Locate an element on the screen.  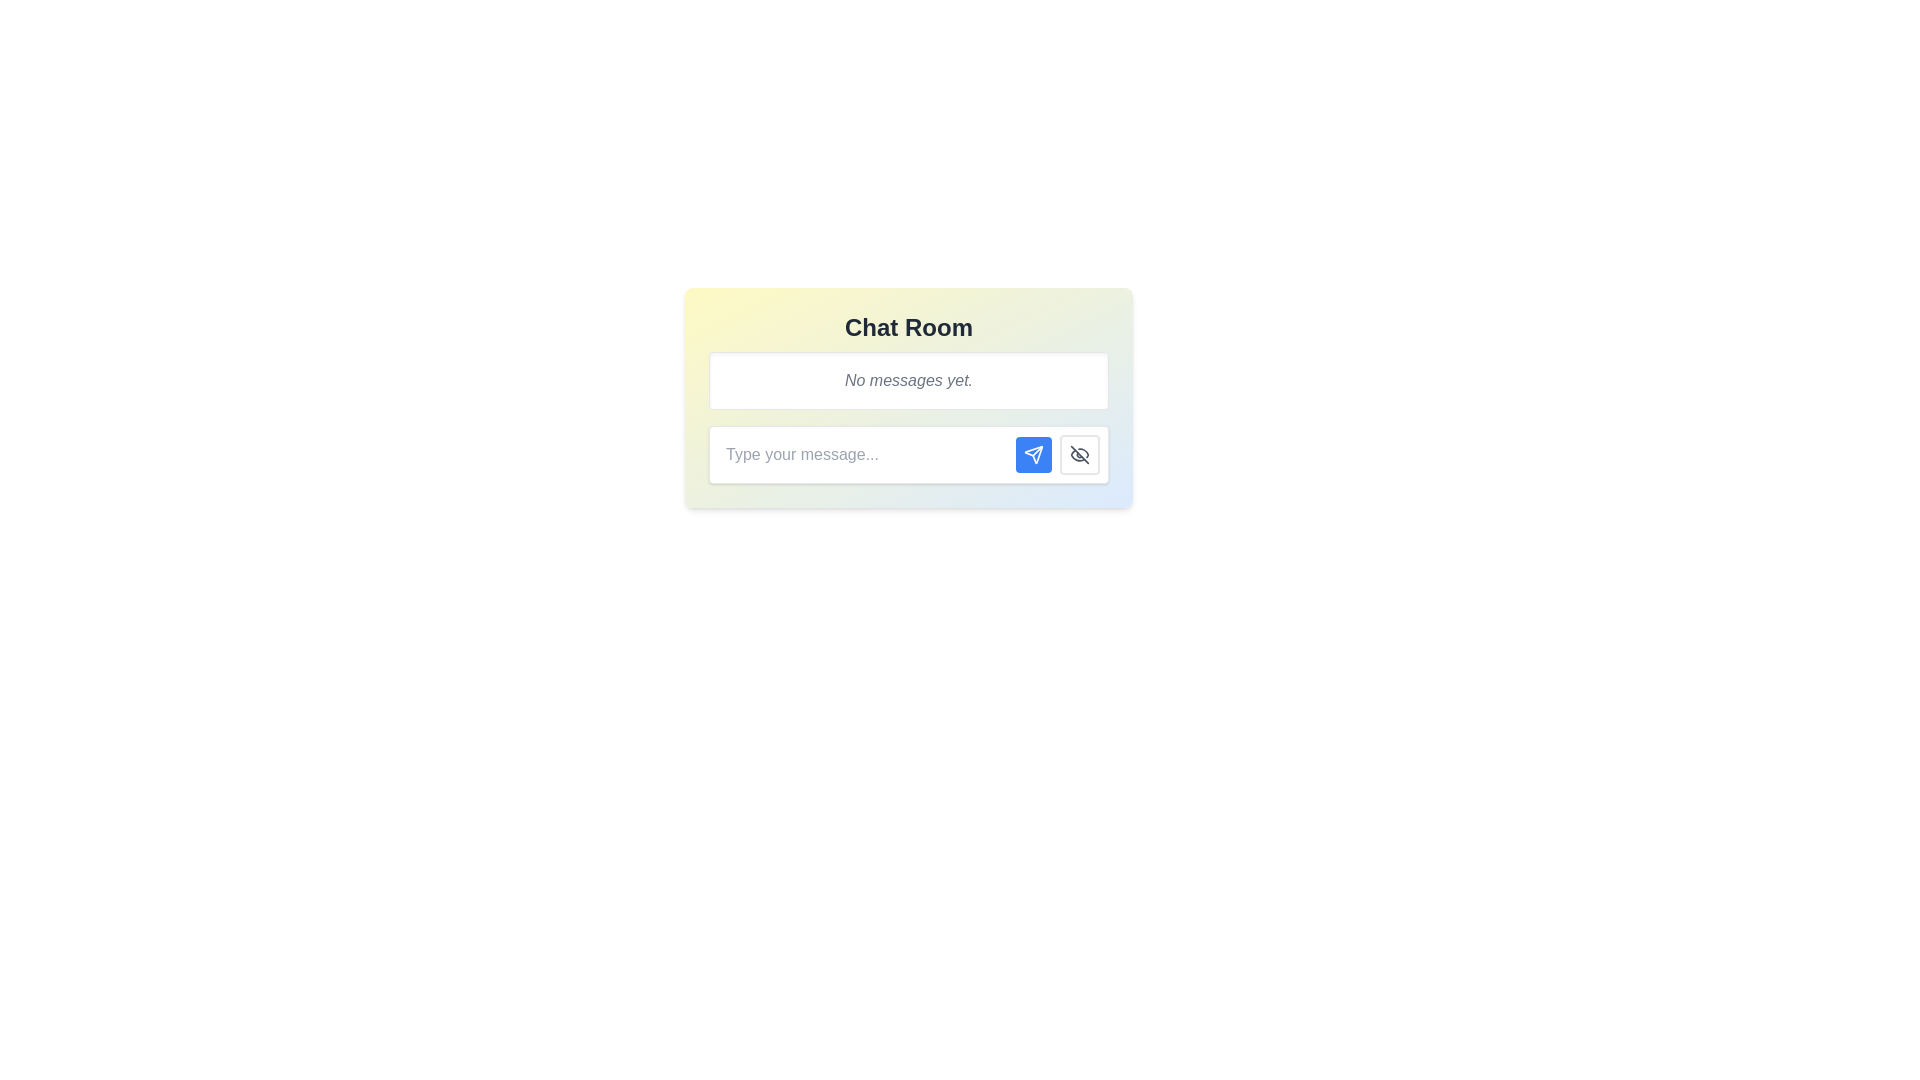
the small triangular graphical figure within the 'send' button icon, which resembles a paper plane, located on the left-bottom side of the icon is located at coordinates (1033, 455).